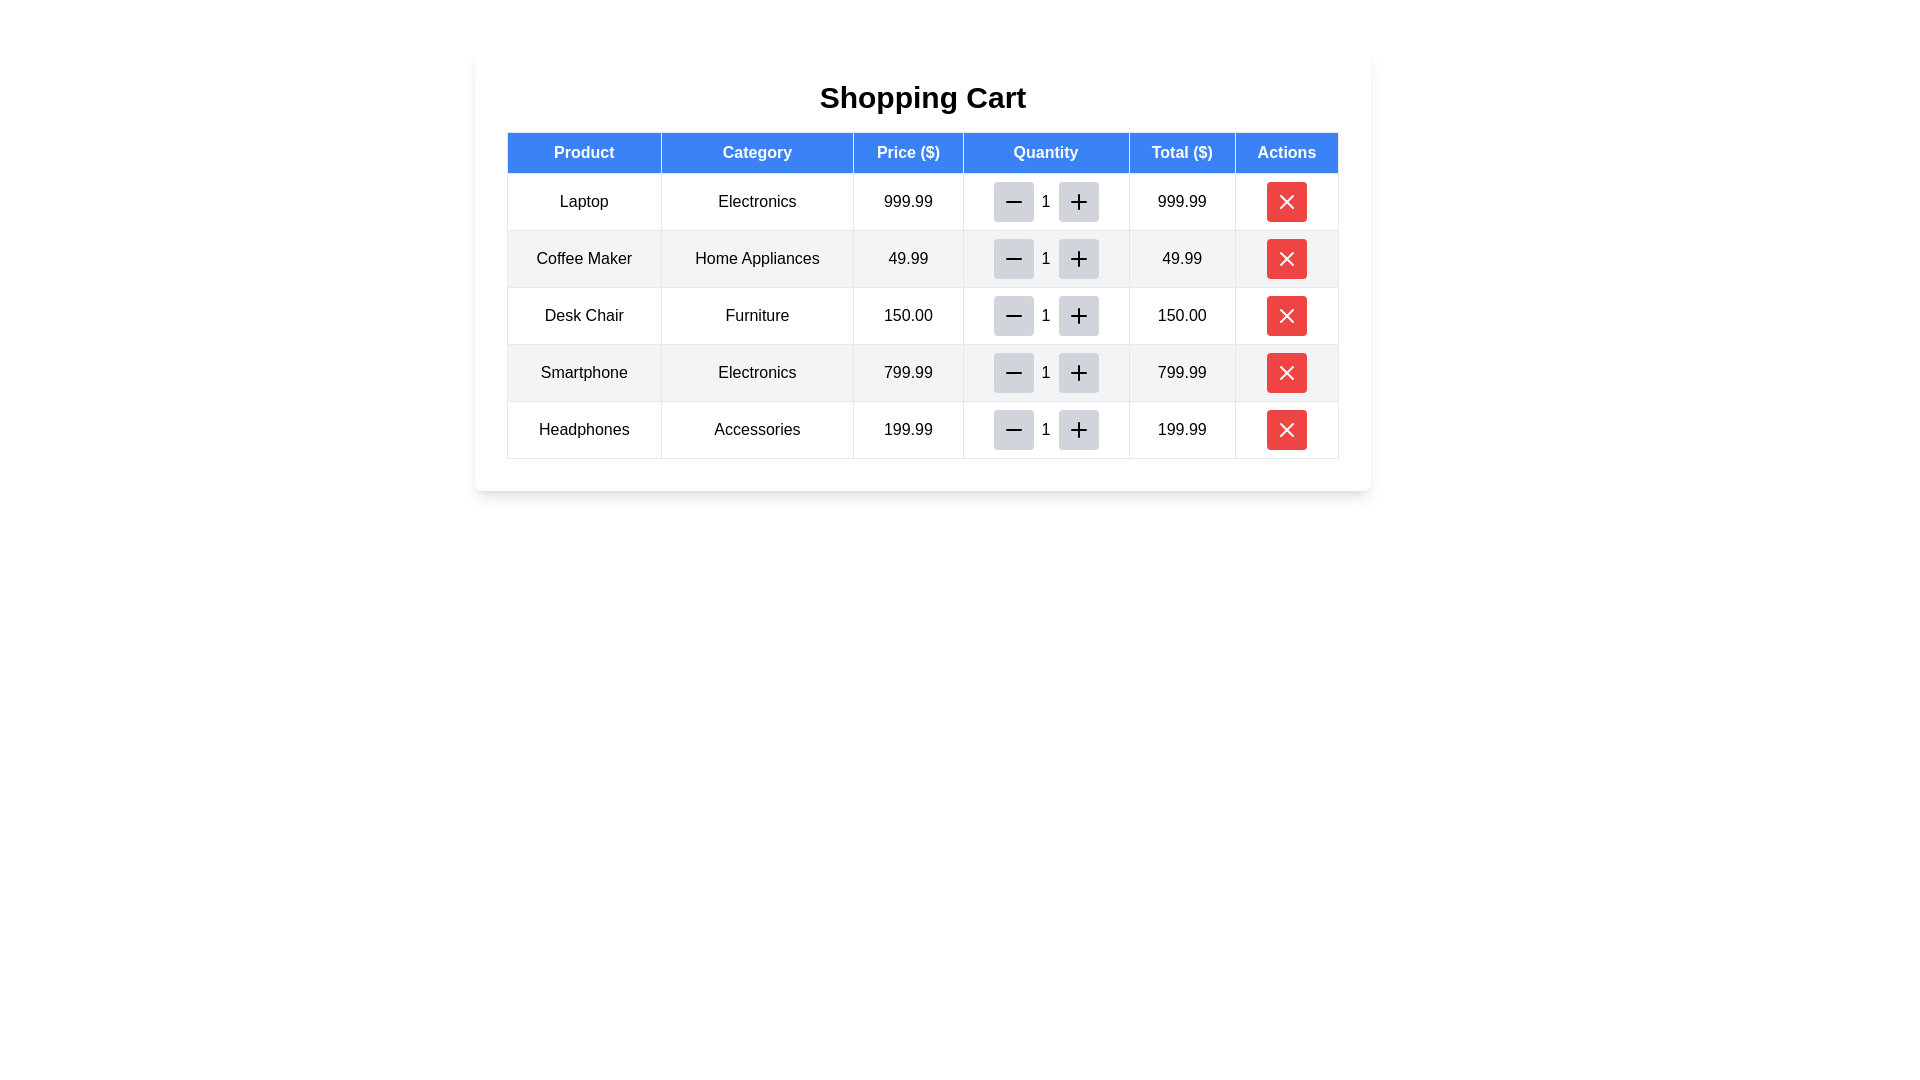 Image resolution: width=1920 pixels, height=1080 pixels. I want to click on the numeric text label displaying '1' in black font, which is located in the third row of the 'Shopping Cart' table under the 'Quantity' column, between the minus and plus buttons, so click(1045, 315).